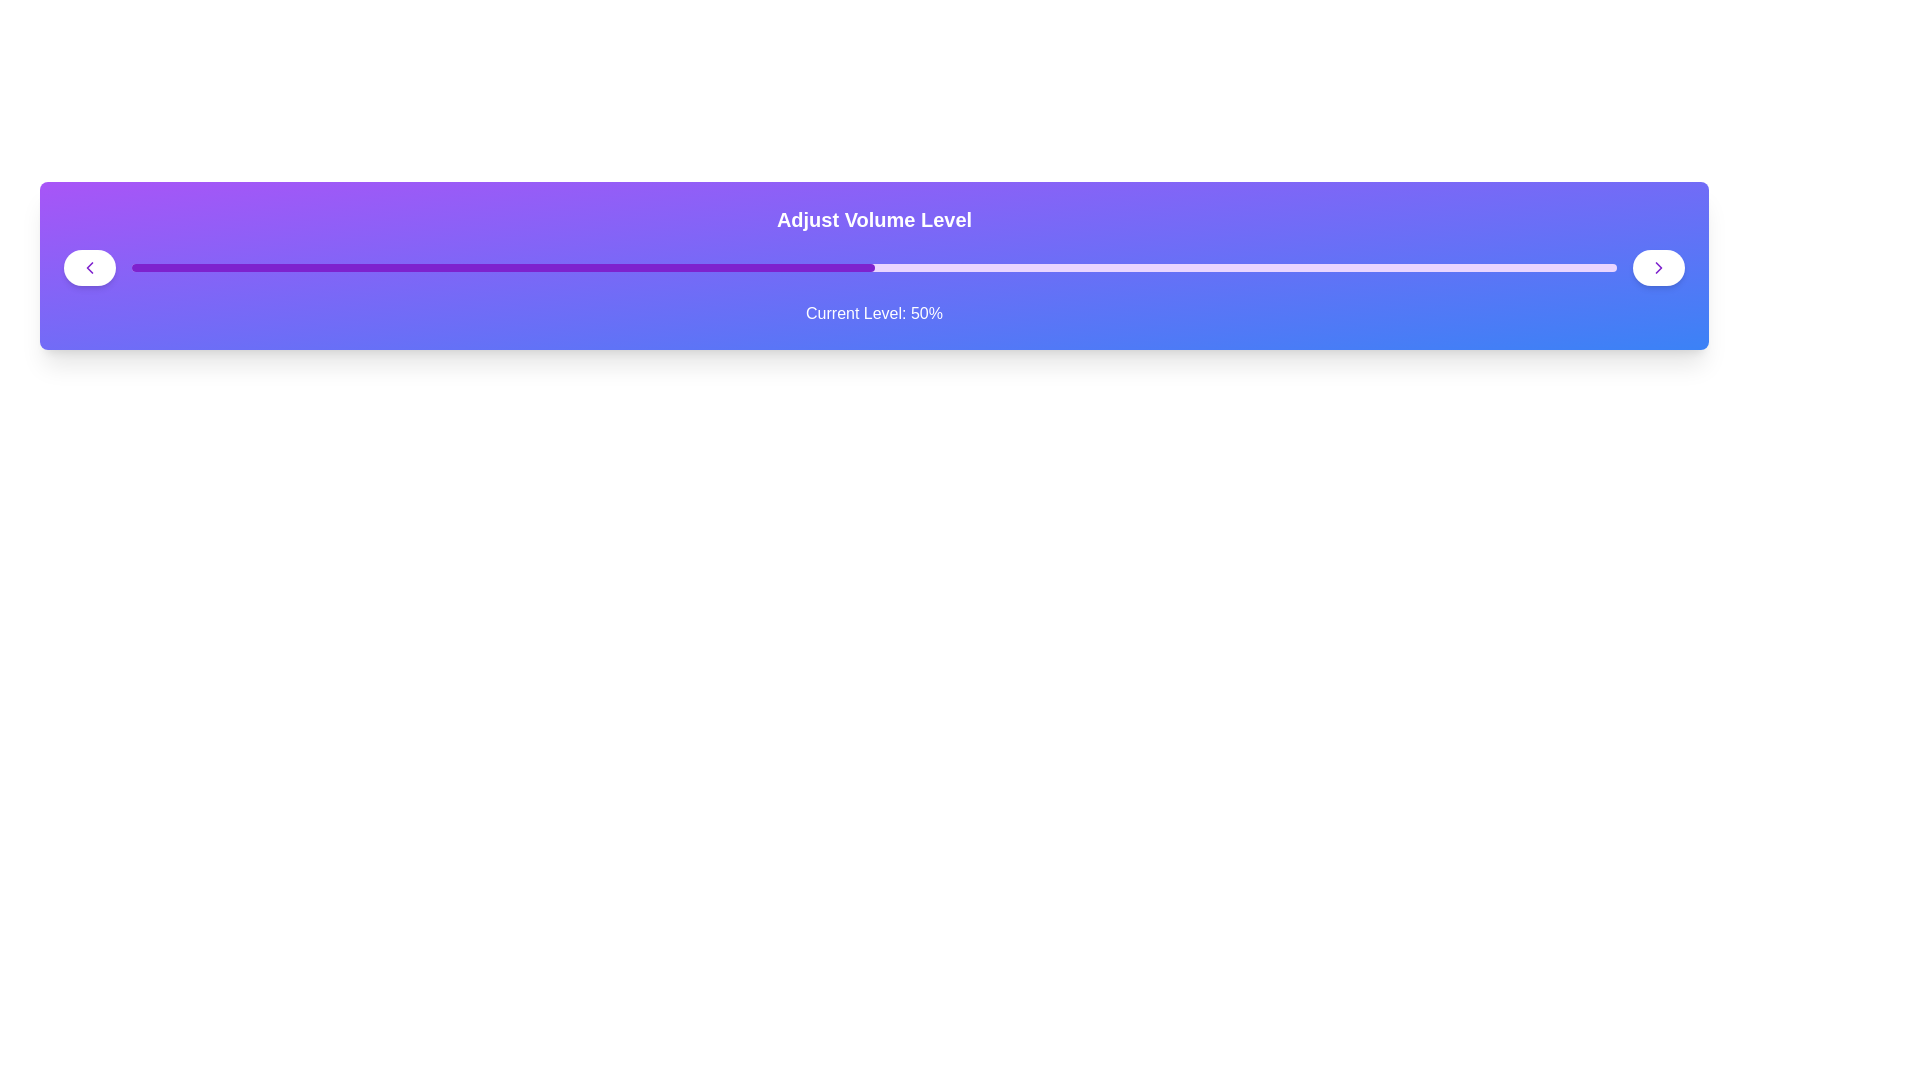 The height and width of the screenshot is (1080, 1920). What do you see at coordinates (561, 266) in the screenshot?
I see `the volume level` at bounding box center [561, 266].